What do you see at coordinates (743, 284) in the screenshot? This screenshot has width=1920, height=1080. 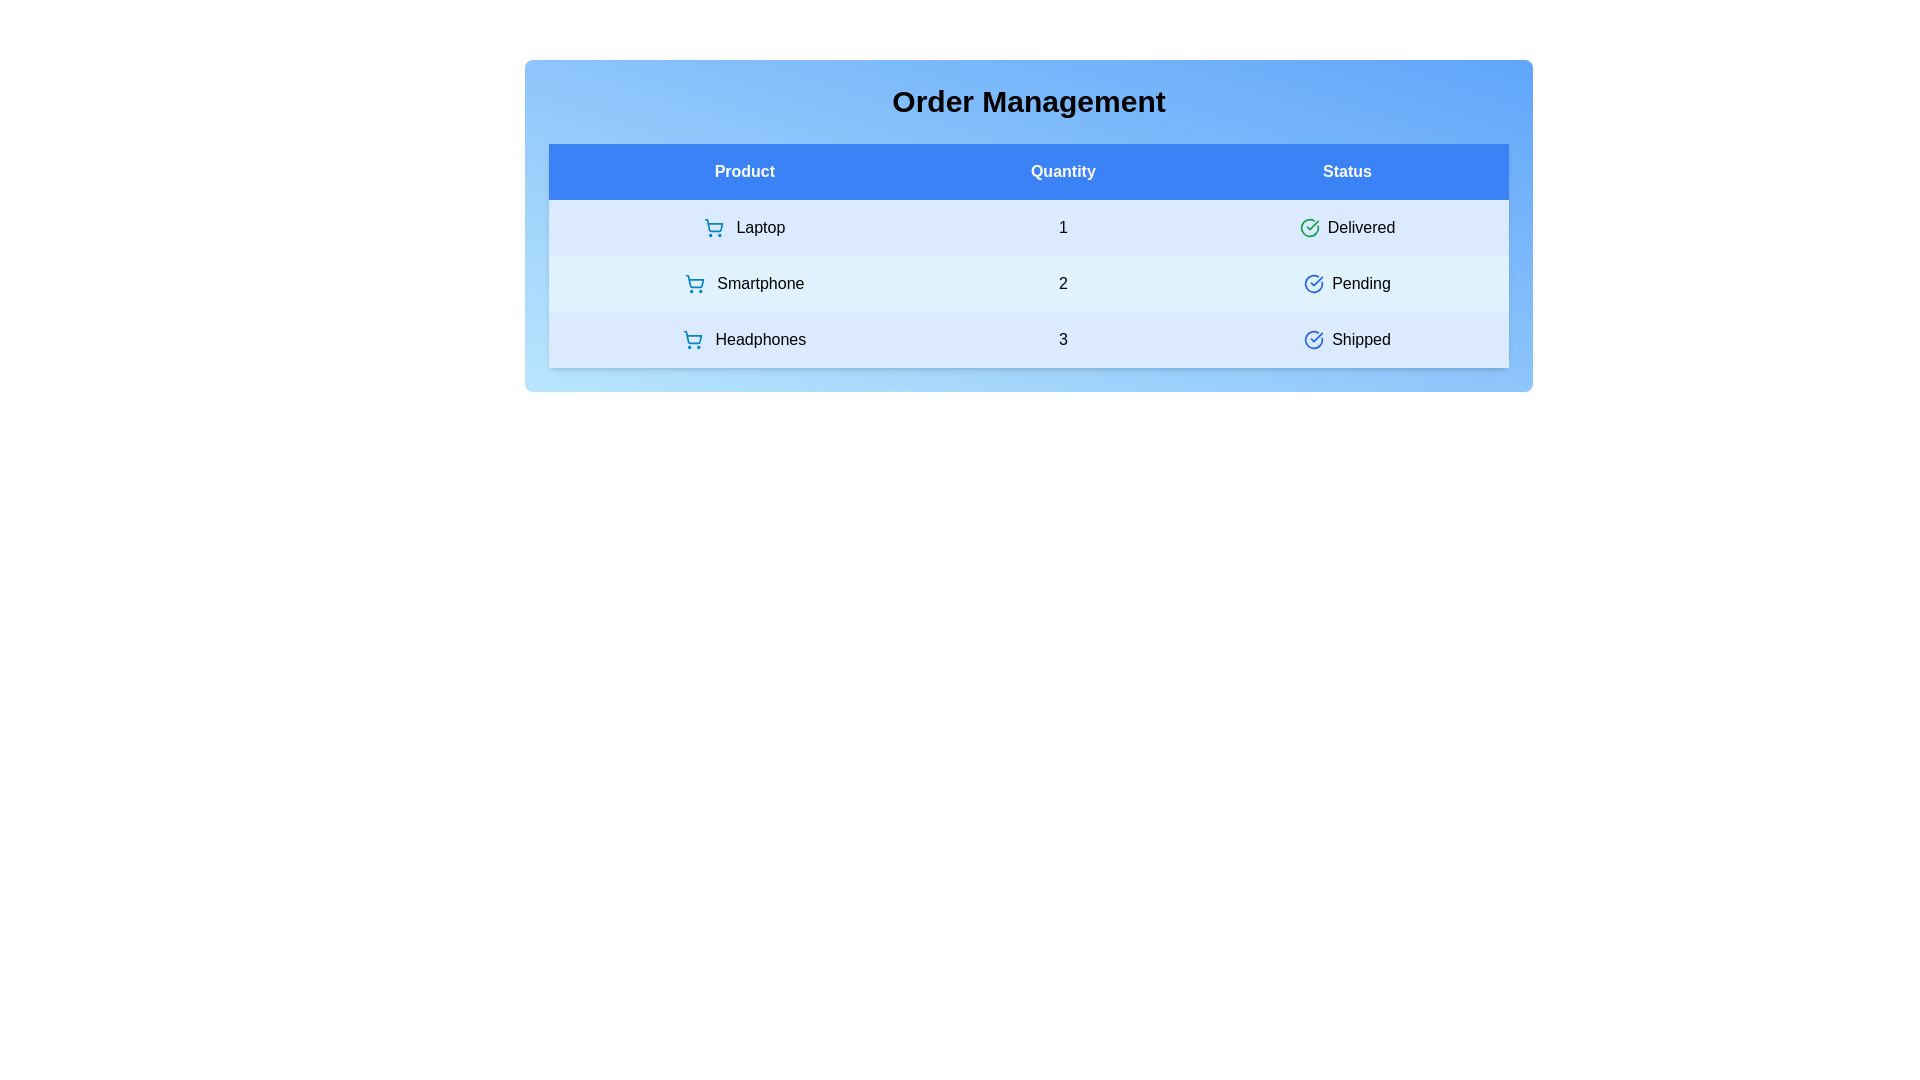 I see `the product name Smartphone to select it` at bounding box center [743, 284].